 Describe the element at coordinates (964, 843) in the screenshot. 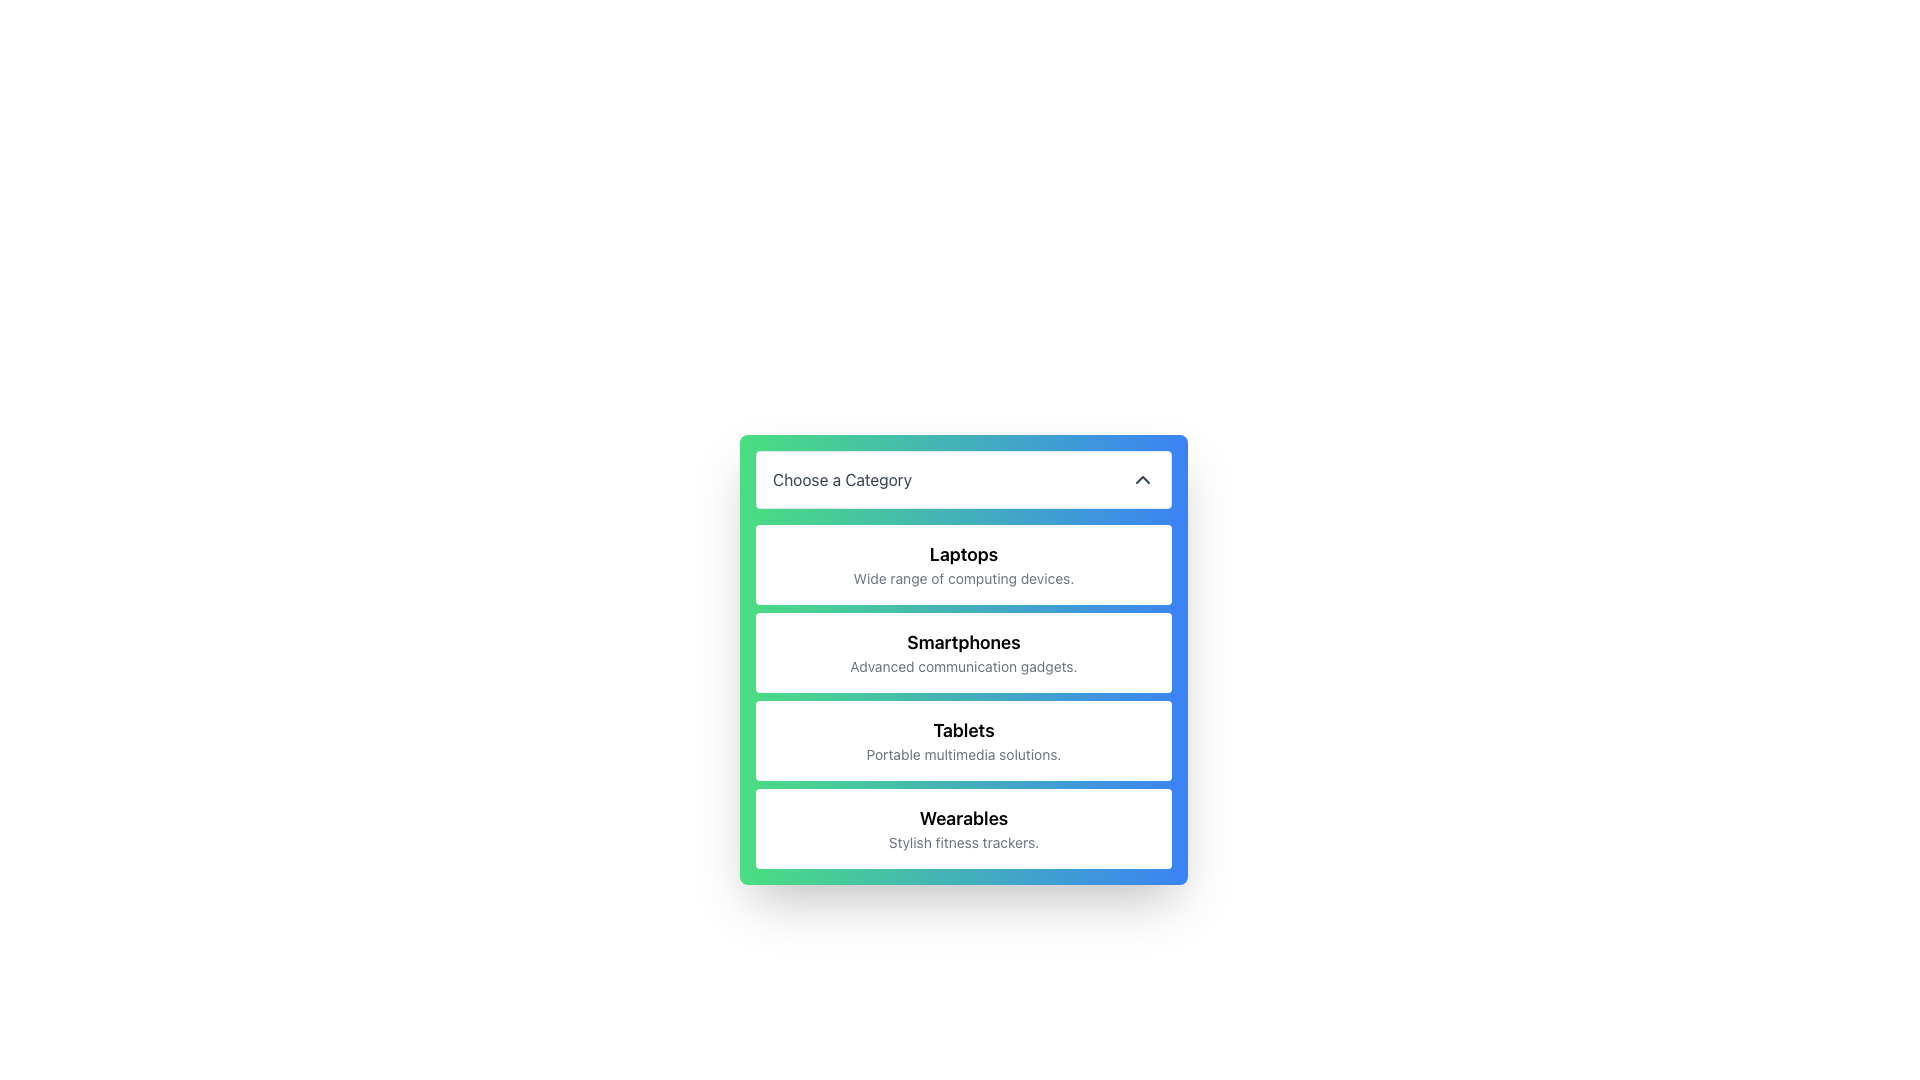

I see `the text label 'Stylish fitness trackers.' which is styled in a small gray sans-serif font, located below the bold 'Wearables' title` at that location.